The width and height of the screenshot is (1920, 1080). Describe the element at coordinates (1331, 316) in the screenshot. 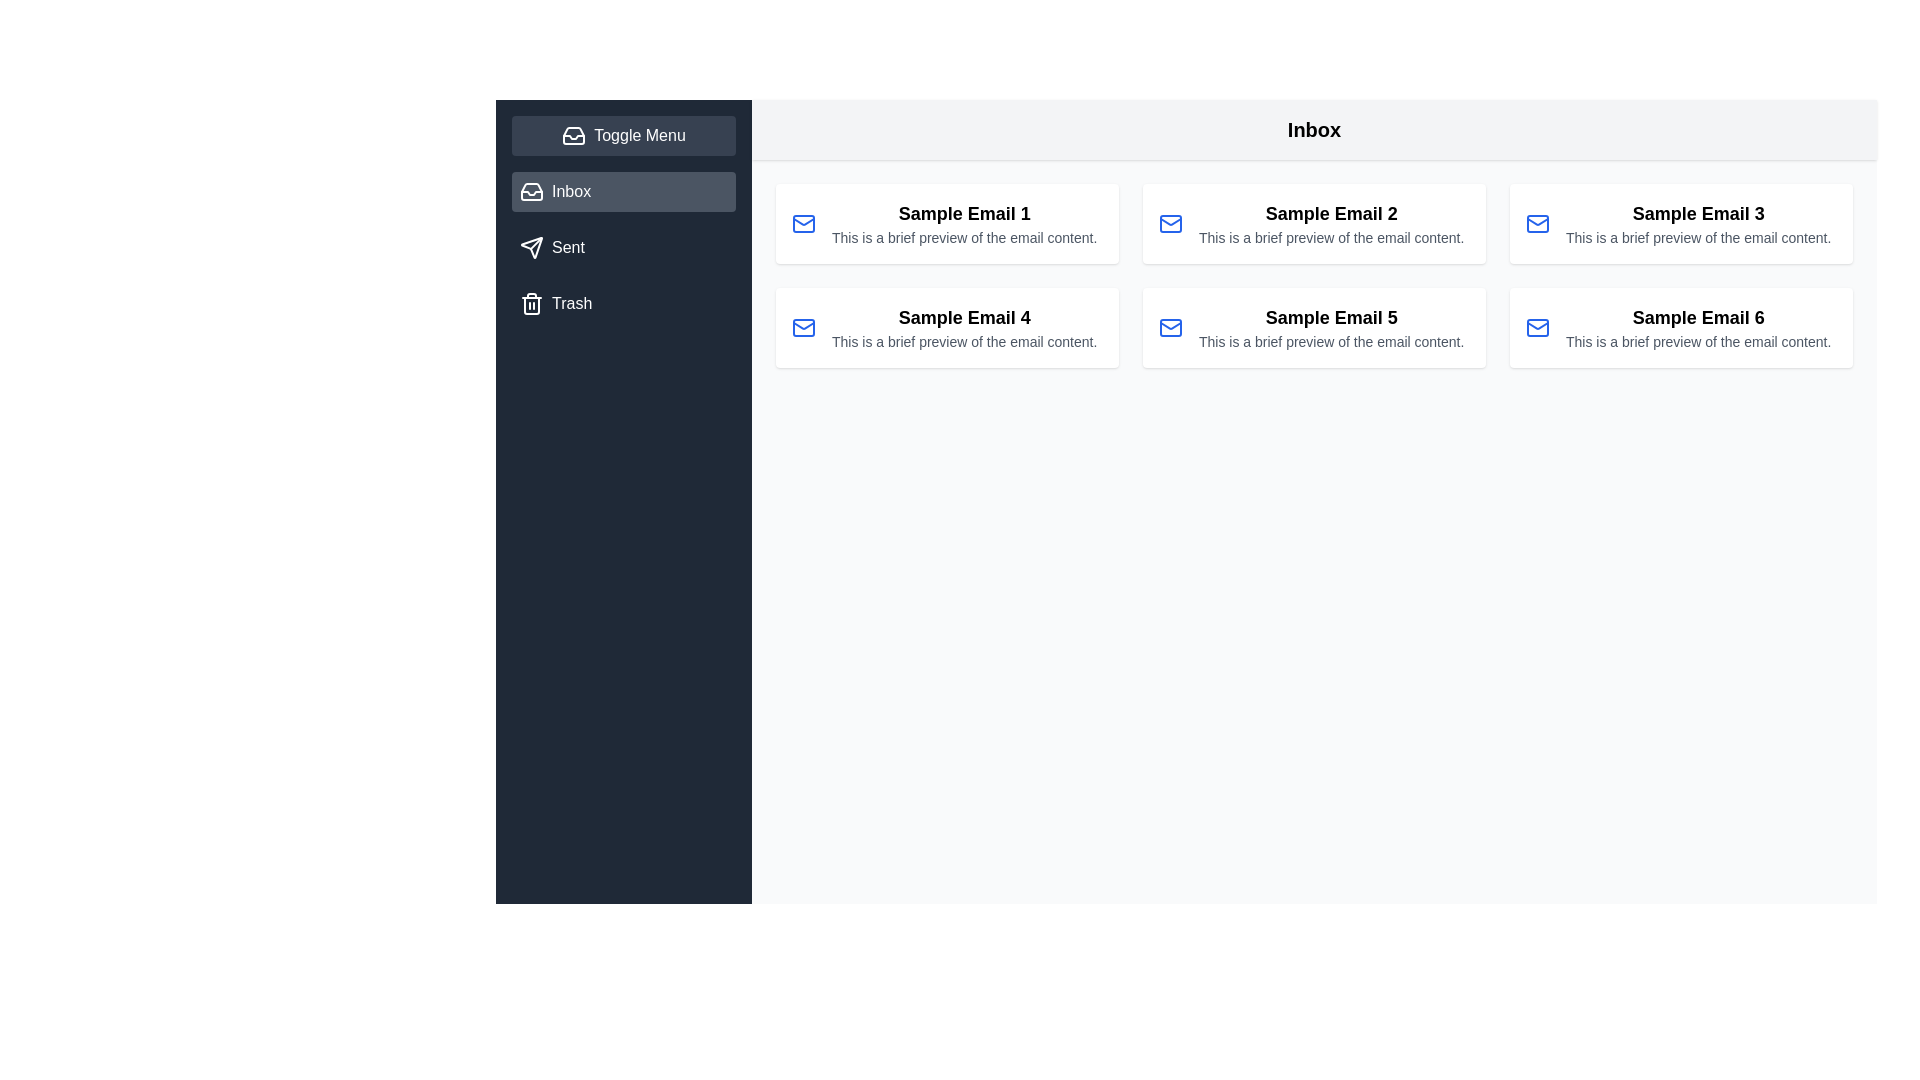

I see `the title text of the email in the fifth email block of the 'Inbox' section` at that location.